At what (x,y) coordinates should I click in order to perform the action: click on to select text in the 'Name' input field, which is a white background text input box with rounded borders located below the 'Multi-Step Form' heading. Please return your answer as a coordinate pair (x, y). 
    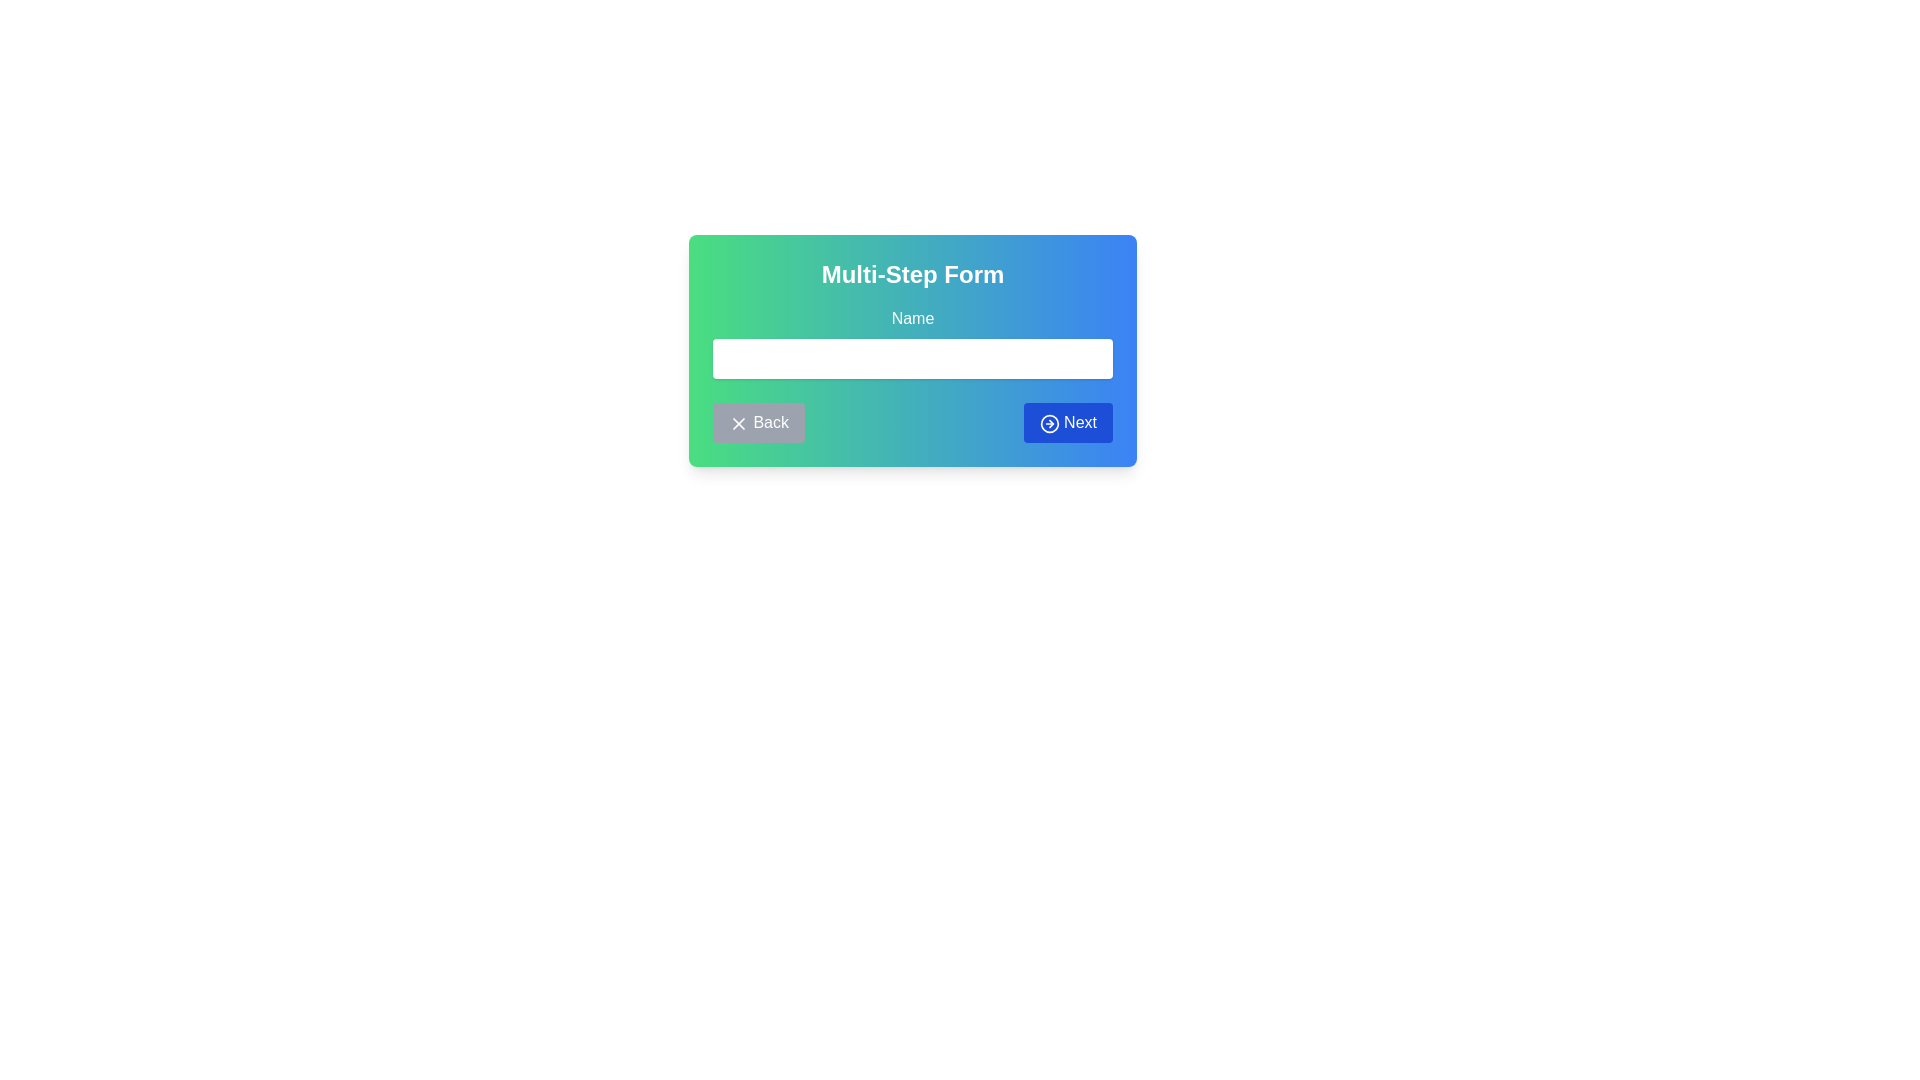
    Looking at the image, I should click on (911, 342).